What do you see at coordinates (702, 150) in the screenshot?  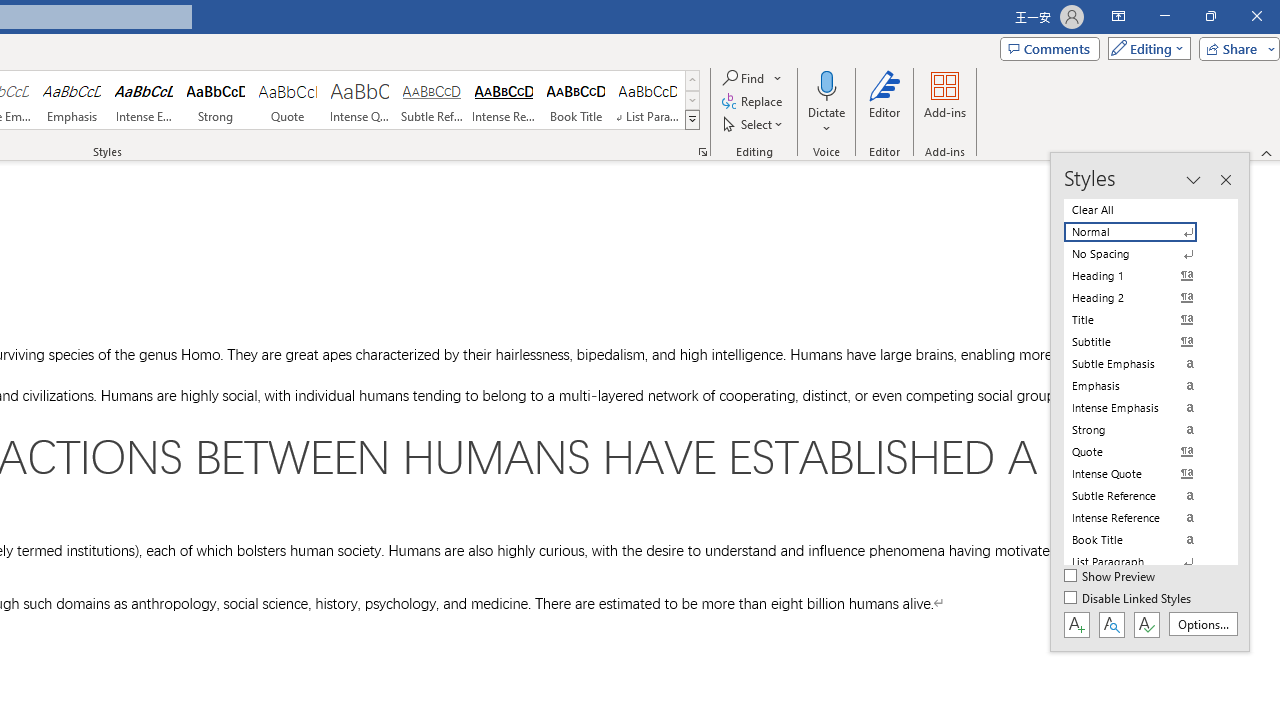 I see `'Styles...'` at bounding box center [702, 150].